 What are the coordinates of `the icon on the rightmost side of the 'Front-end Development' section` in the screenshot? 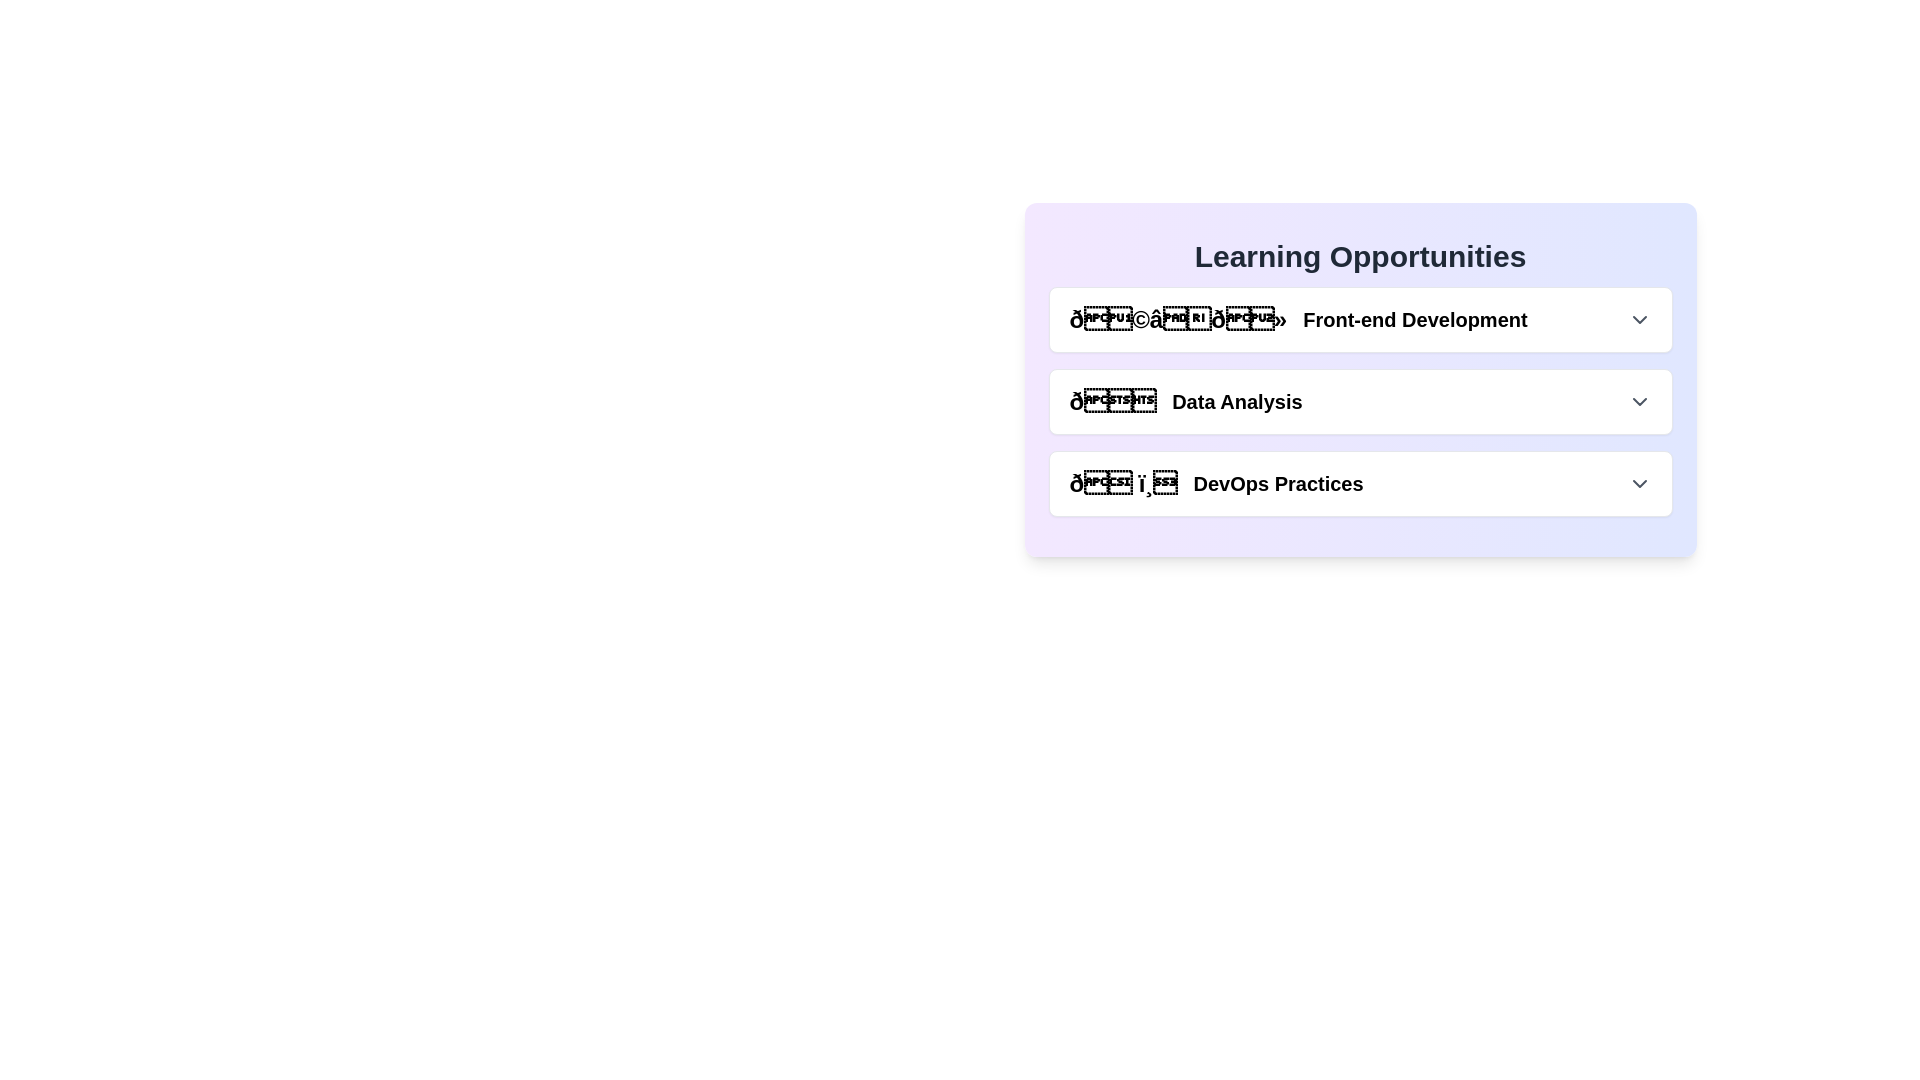 It's located at (1639, 319).